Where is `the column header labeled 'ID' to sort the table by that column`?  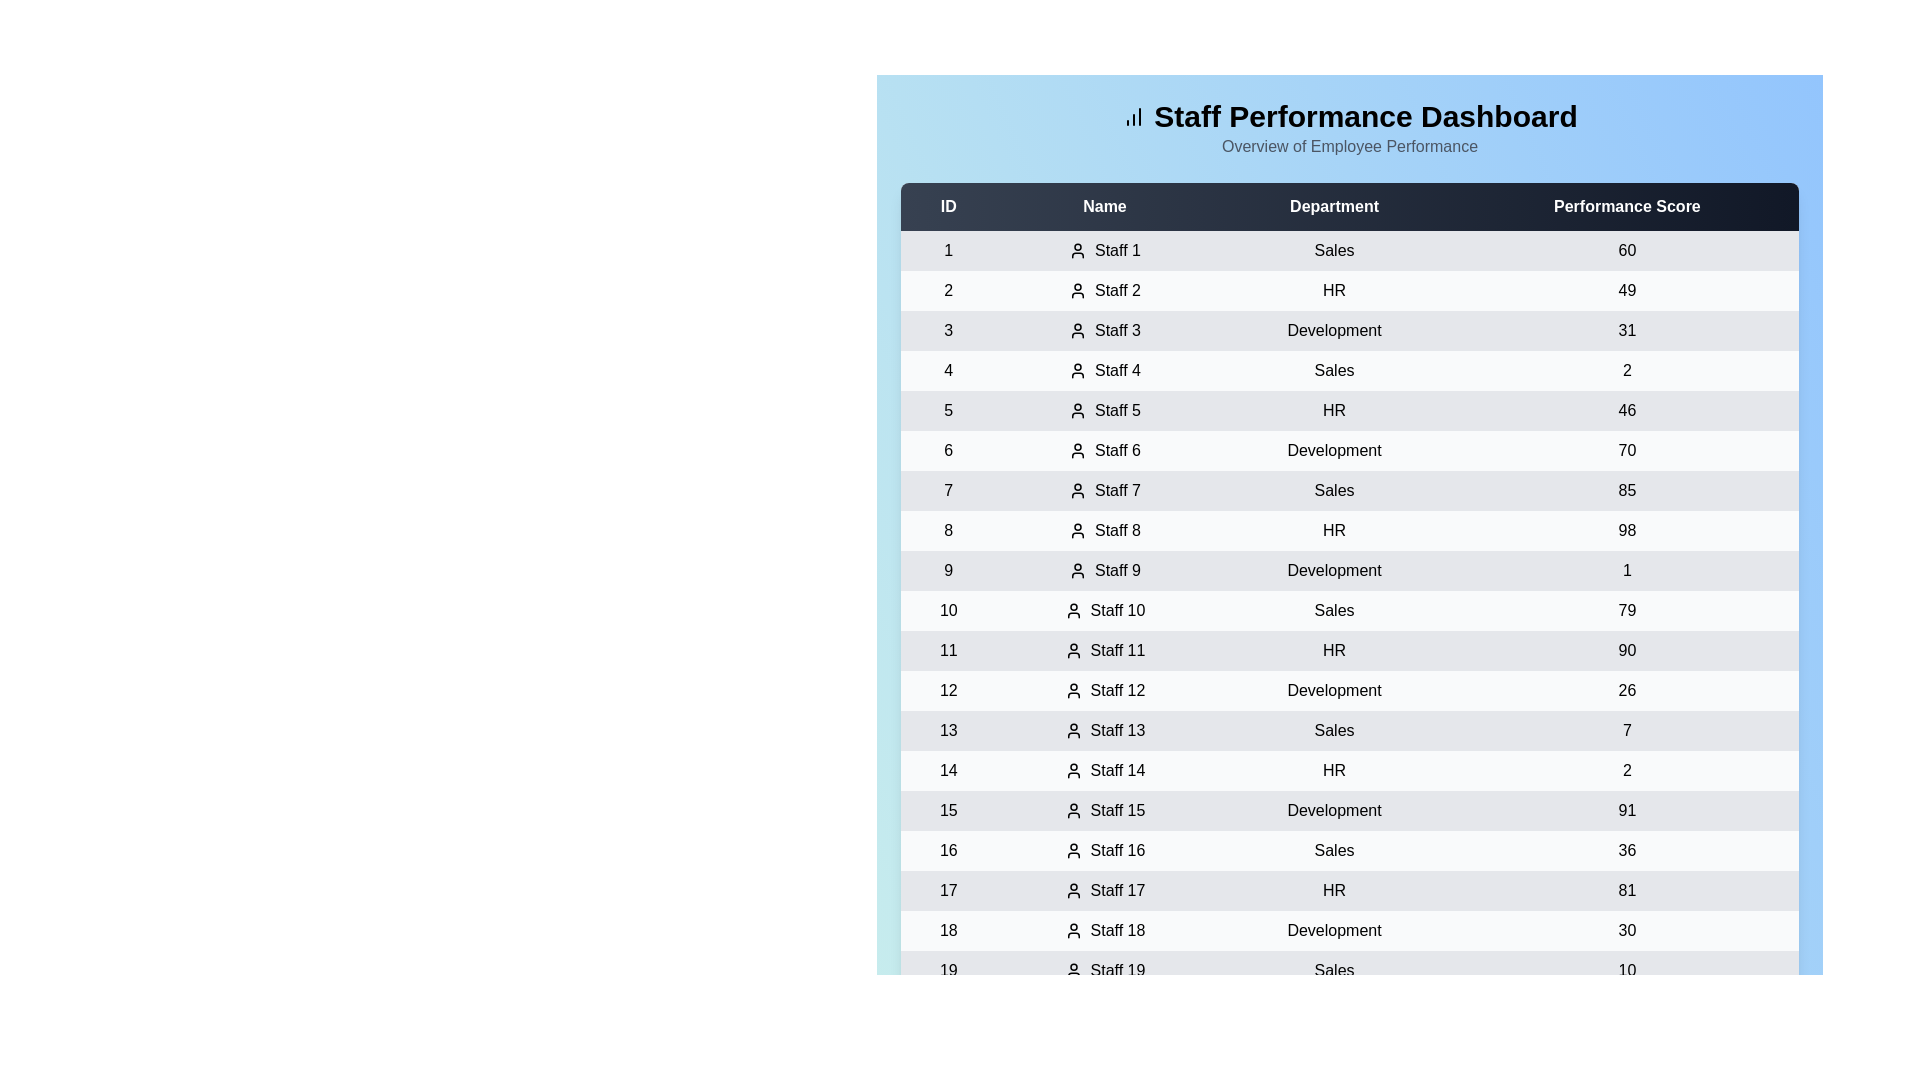
the column header labeled 'ID' to sort the table by that column is located at coordinates (947, 207).